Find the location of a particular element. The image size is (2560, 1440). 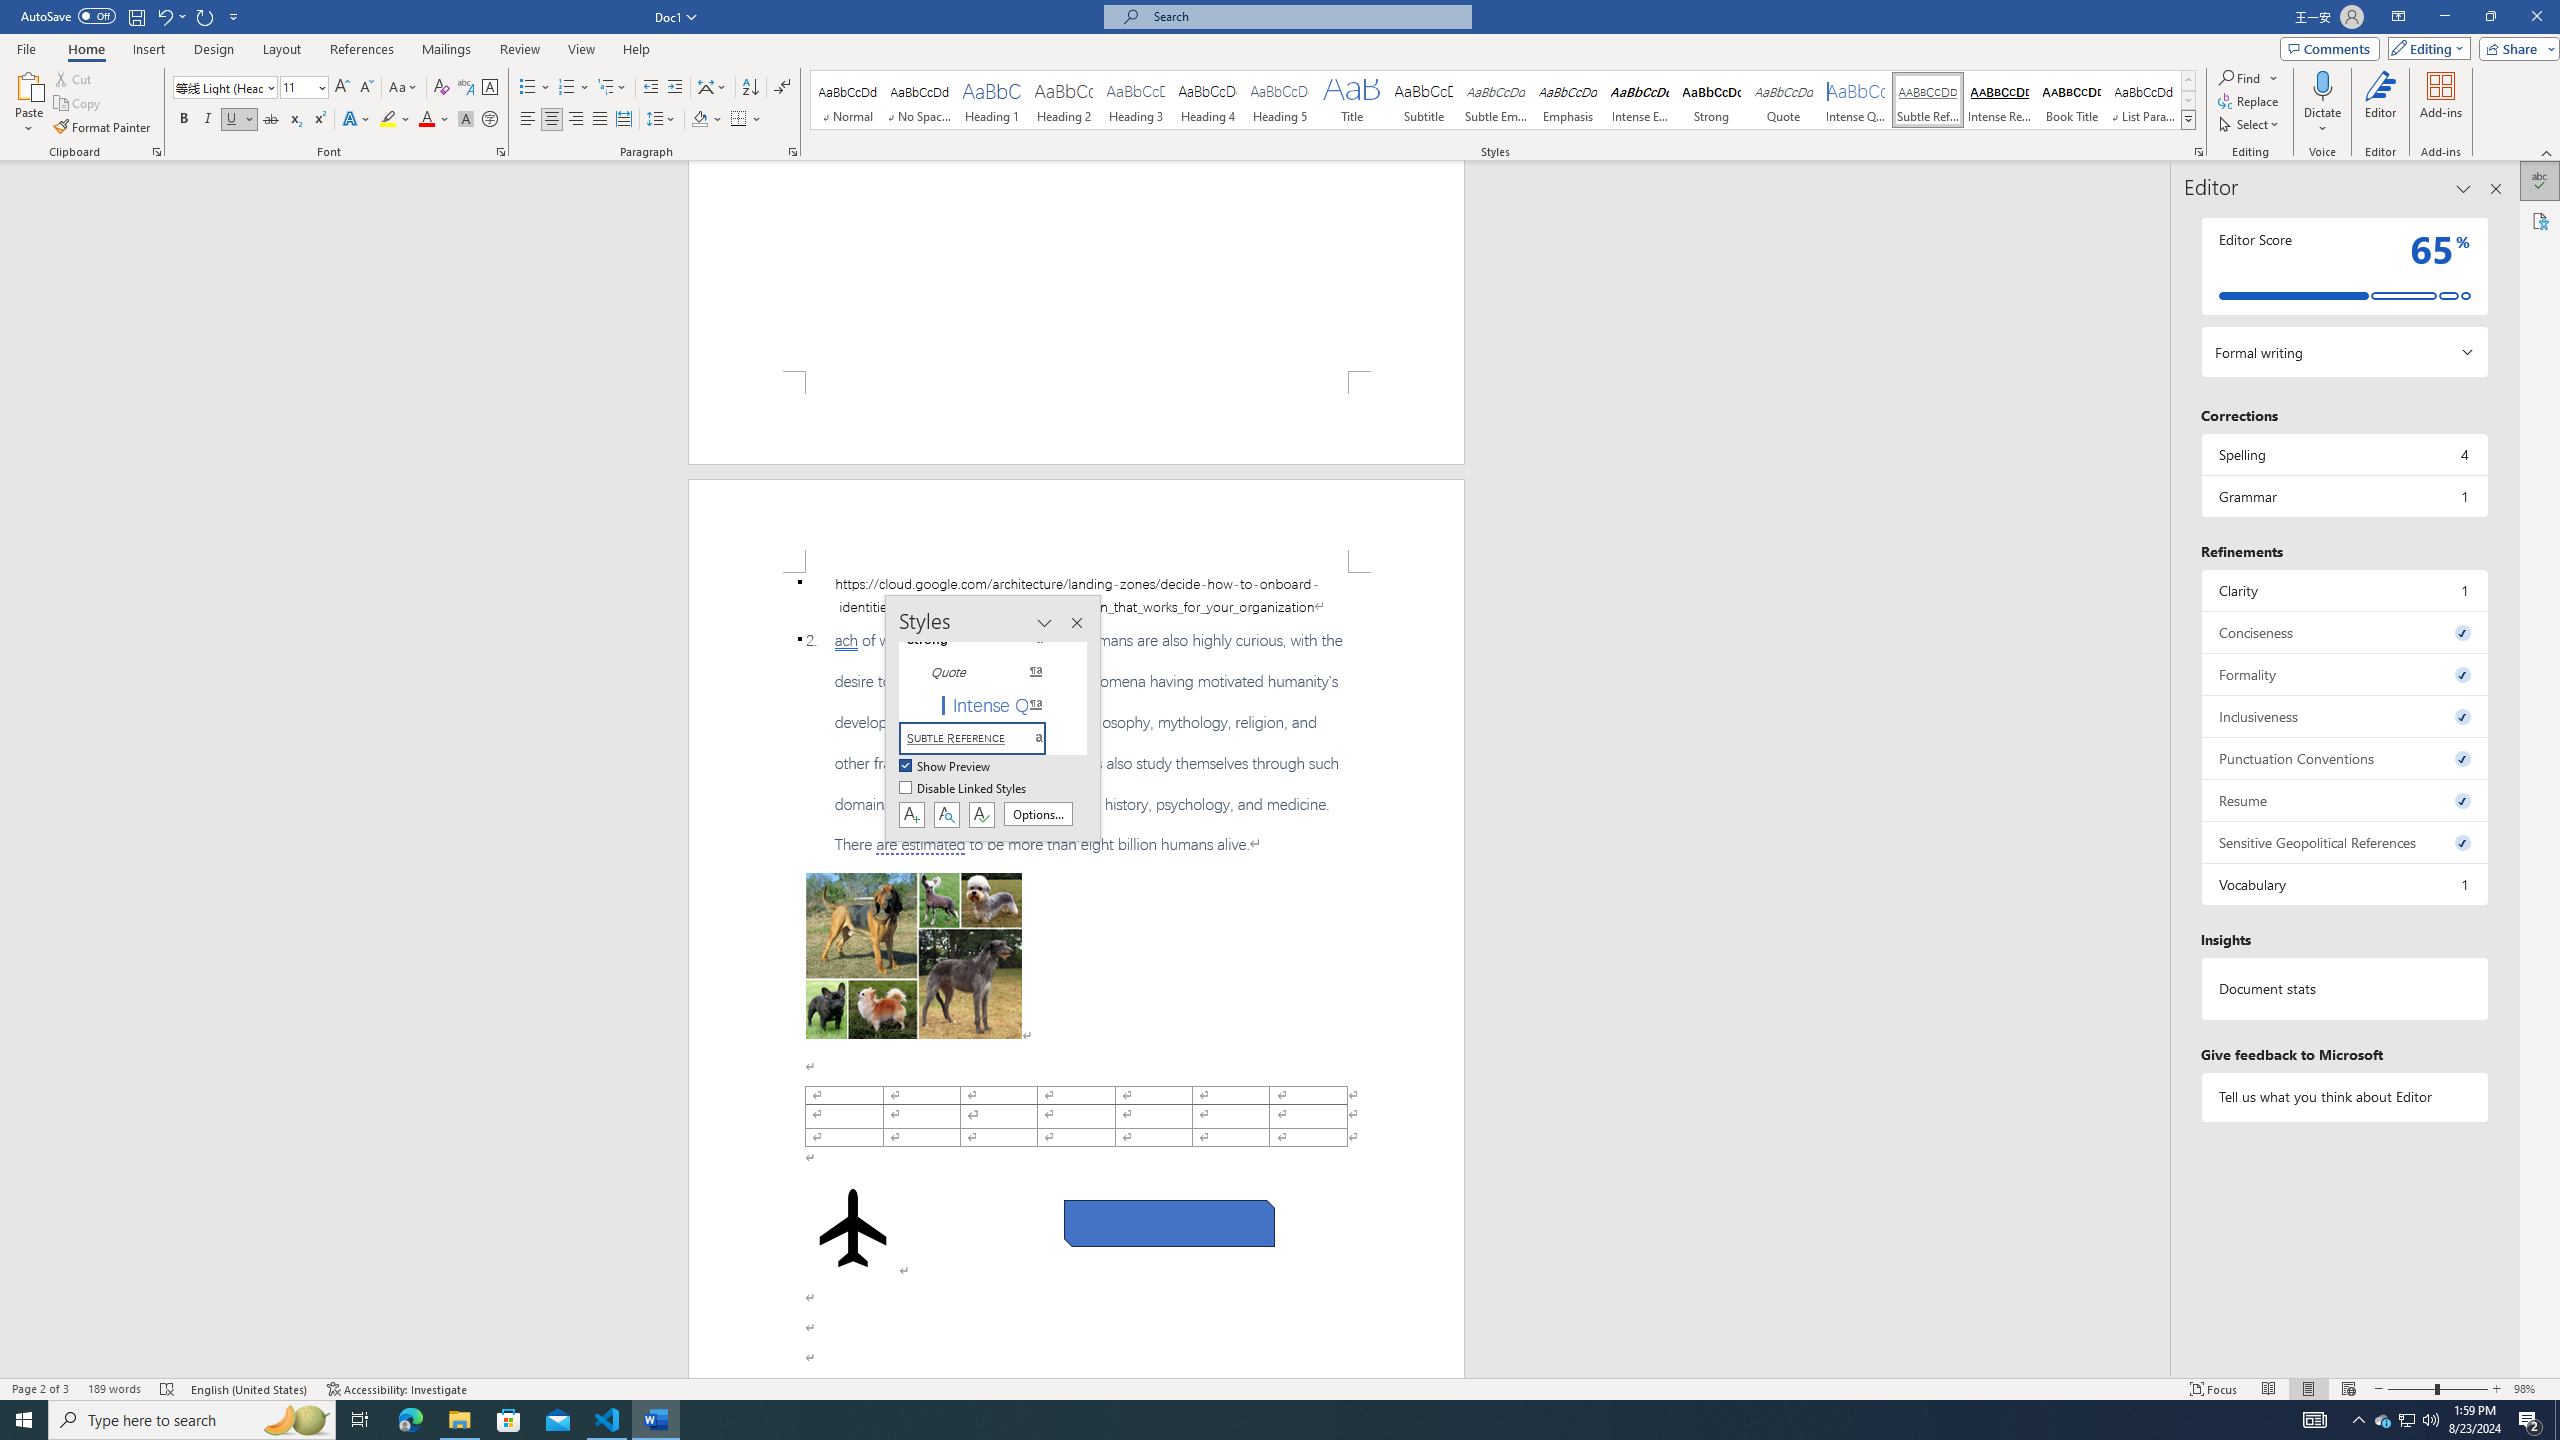

'Text Effects and Typography' is located at coordinates (354, 118).